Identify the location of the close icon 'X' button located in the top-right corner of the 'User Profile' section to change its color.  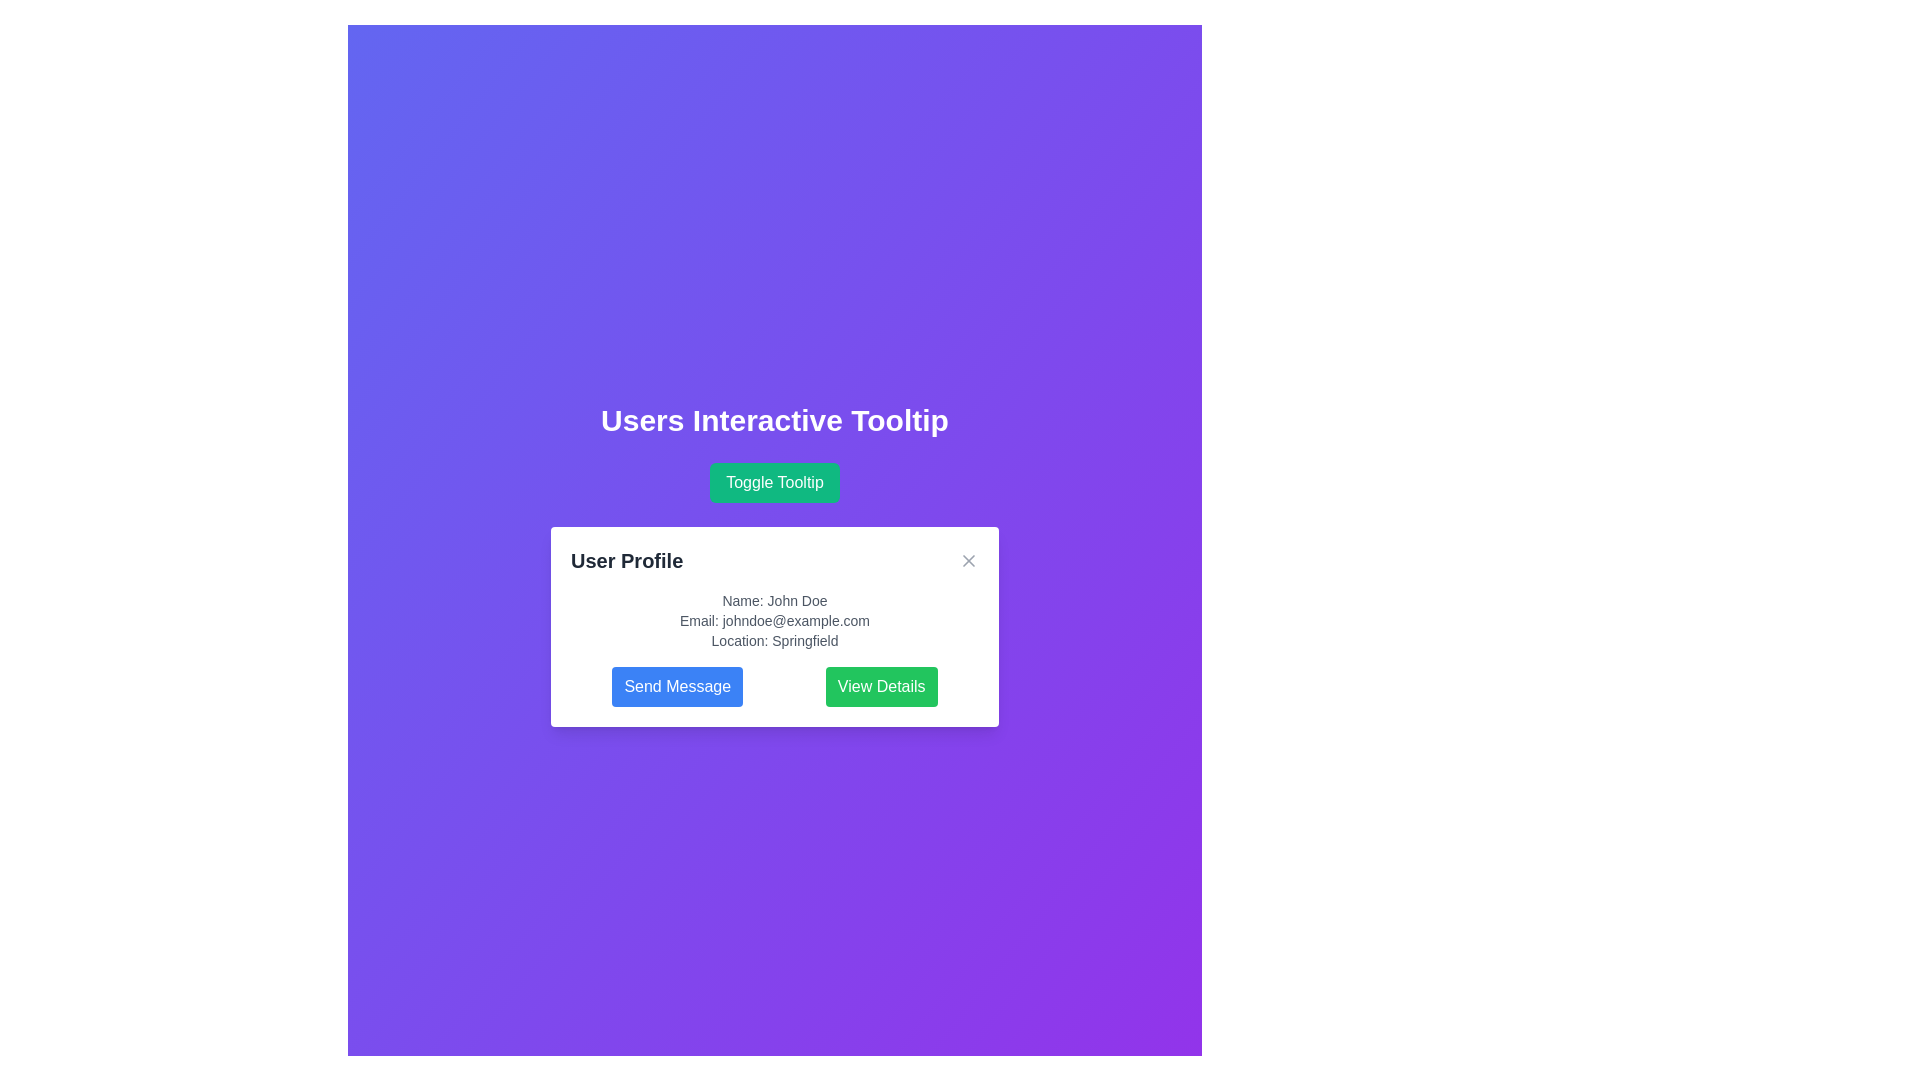
(969, 560).